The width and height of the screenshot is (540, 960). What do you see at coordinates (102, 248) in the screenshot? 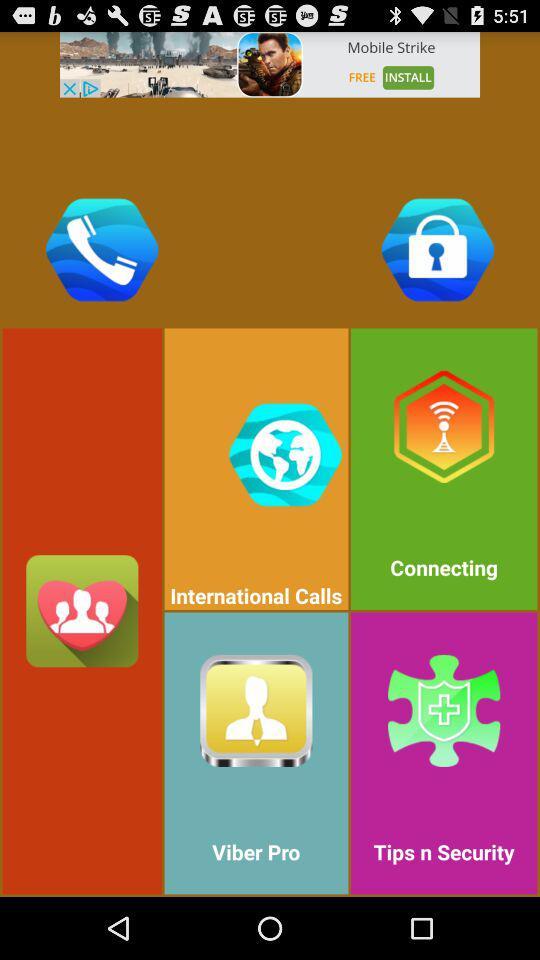
I see `phone icon` at bounding box center [102, 248].